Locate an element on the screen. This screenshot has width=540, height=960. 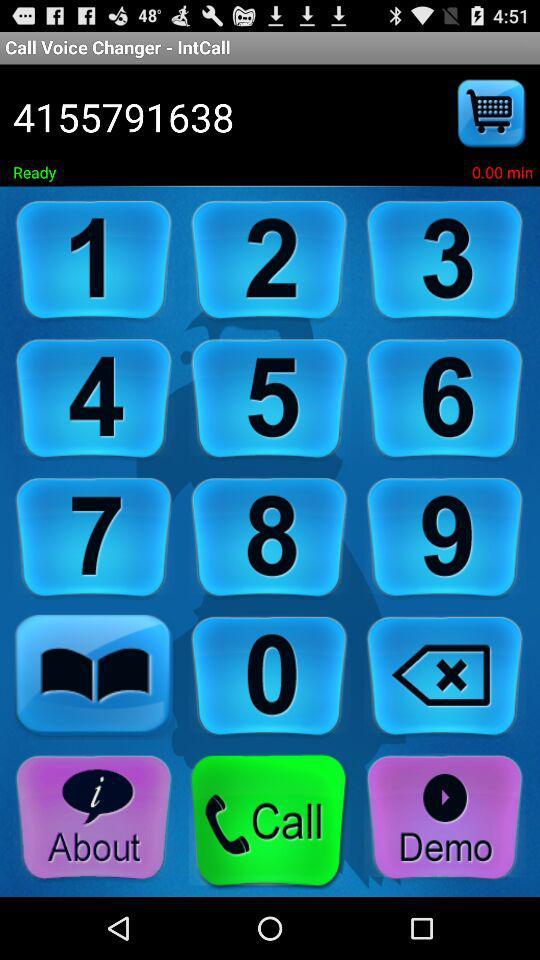
dial number 9 is located at coordinates (445, 537).